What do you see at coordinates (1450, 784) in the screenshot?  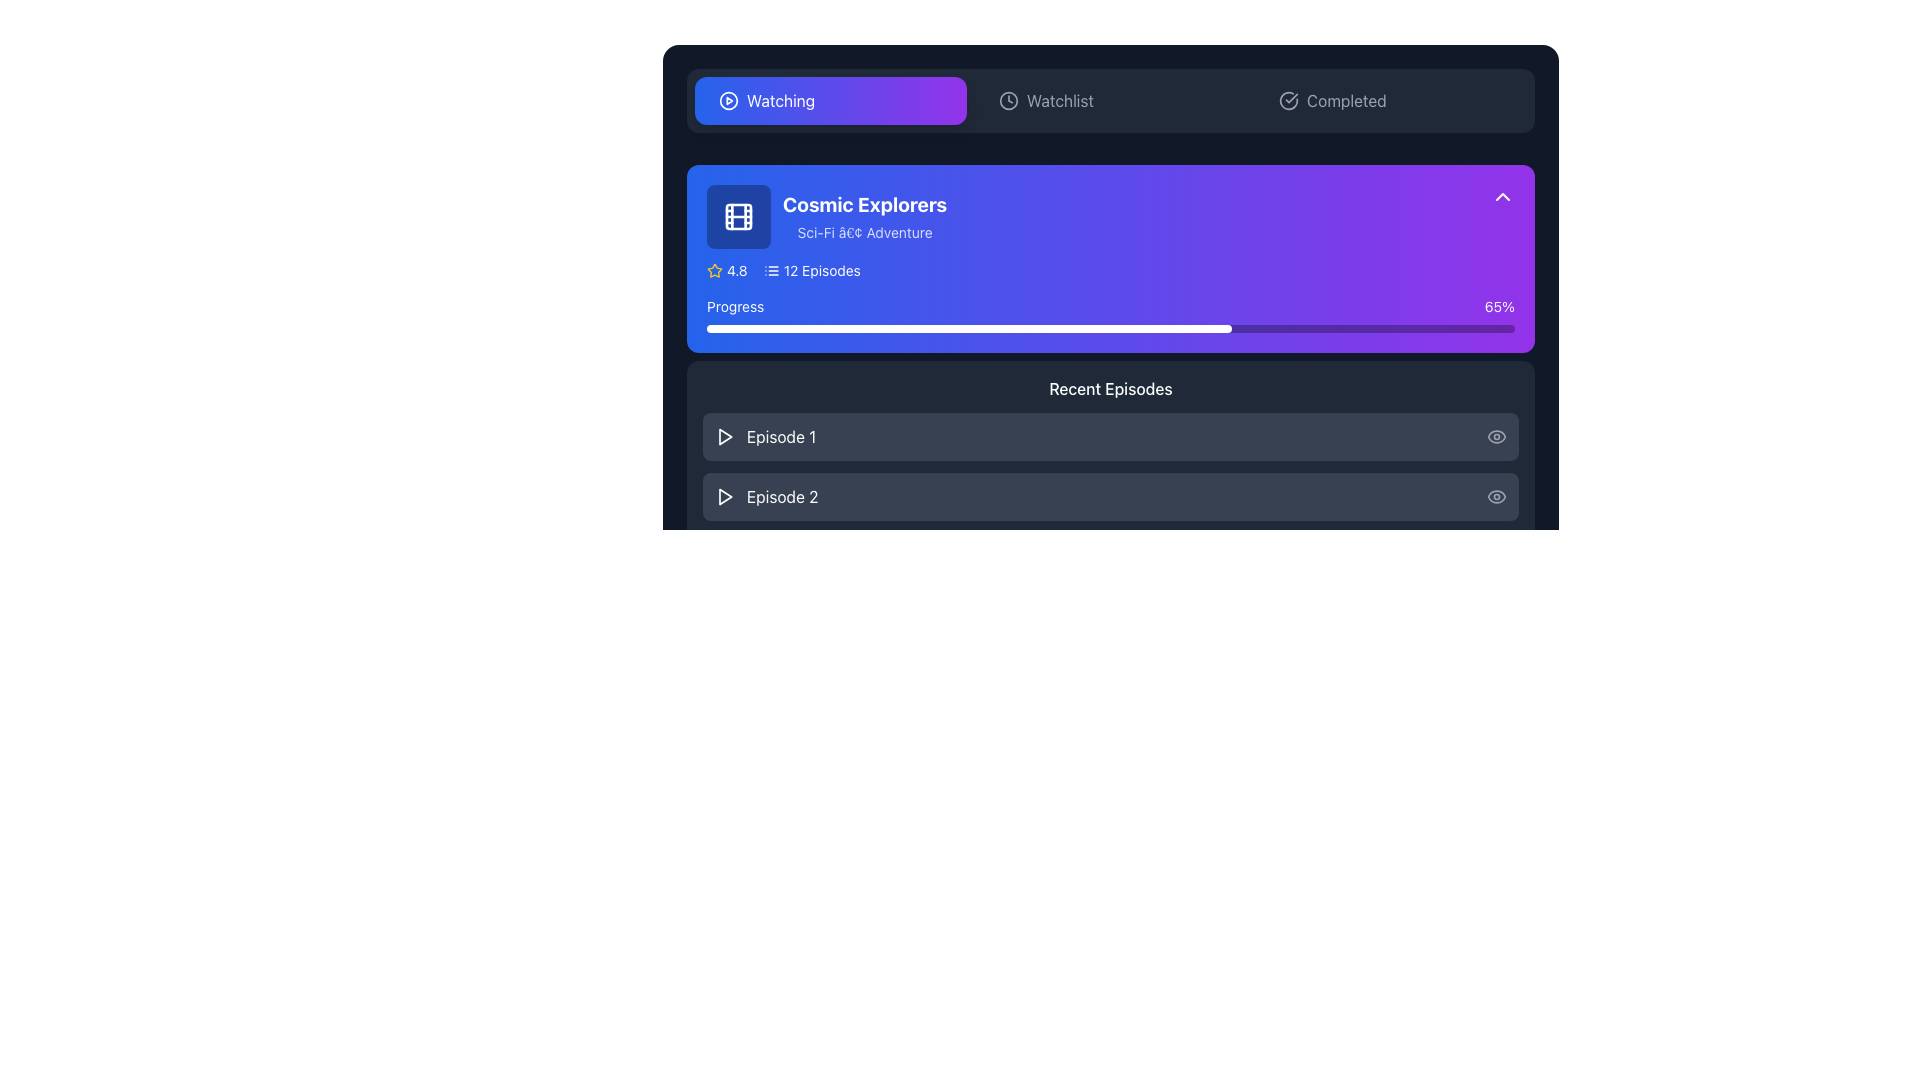 I see `the progress` at bounding box center [1450, 784].